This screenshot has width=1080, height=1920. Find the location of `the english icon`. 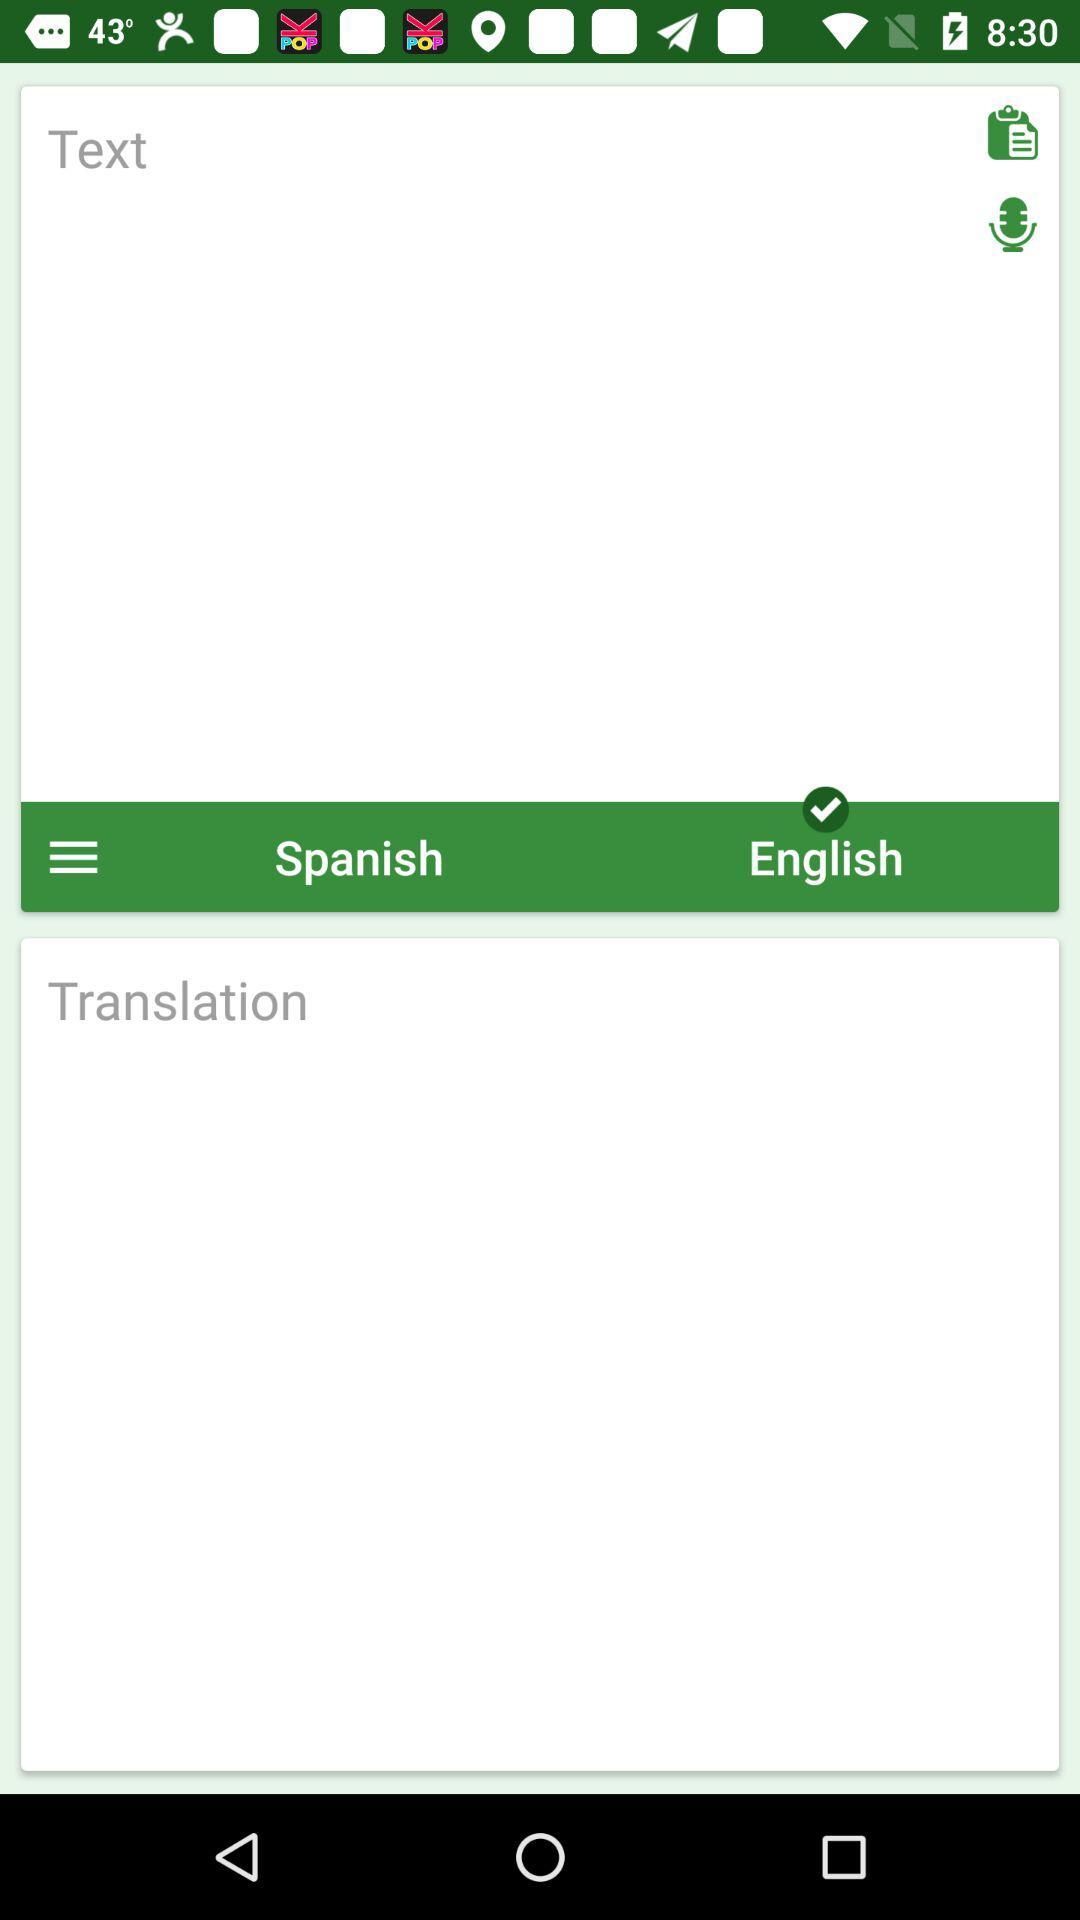

the english icon is located at coordinates (825, 856).